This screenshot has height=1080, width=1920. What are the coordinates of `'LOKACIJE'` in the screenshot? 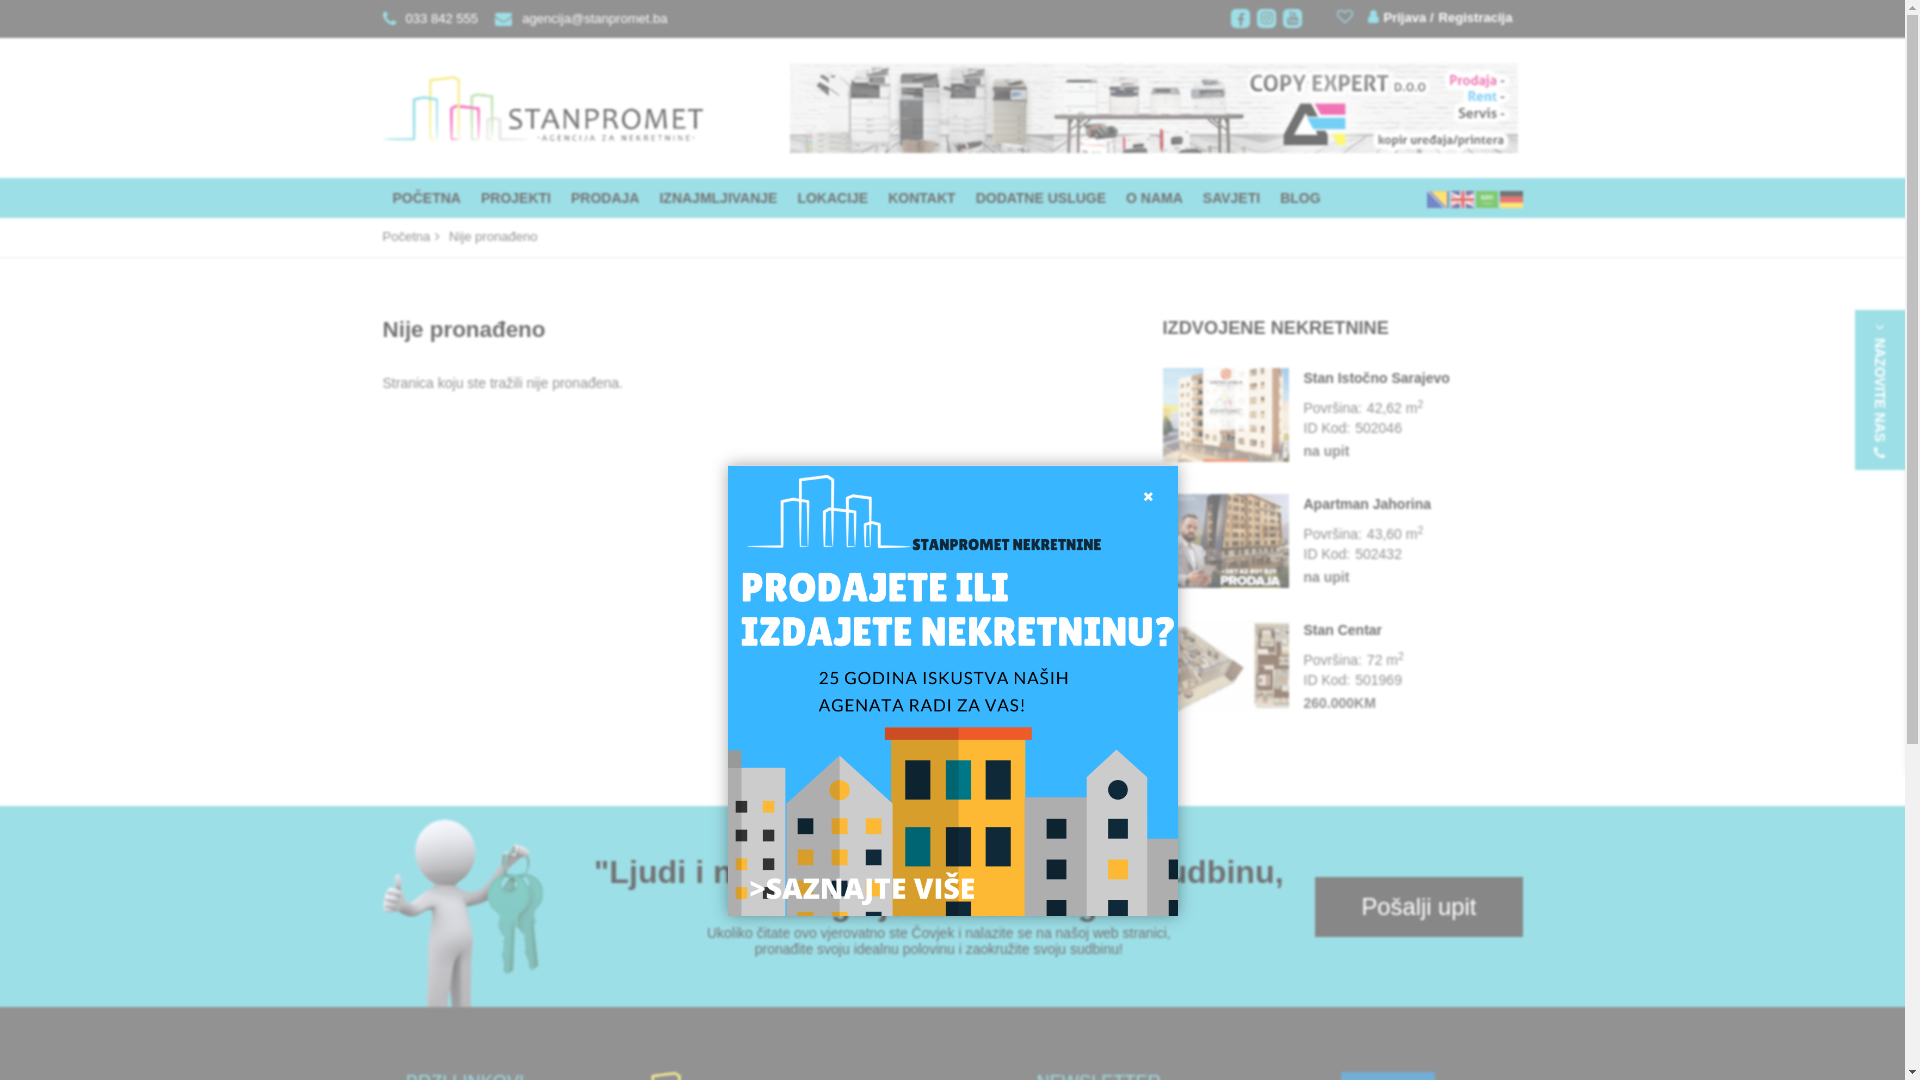 It's located at (786, 197).